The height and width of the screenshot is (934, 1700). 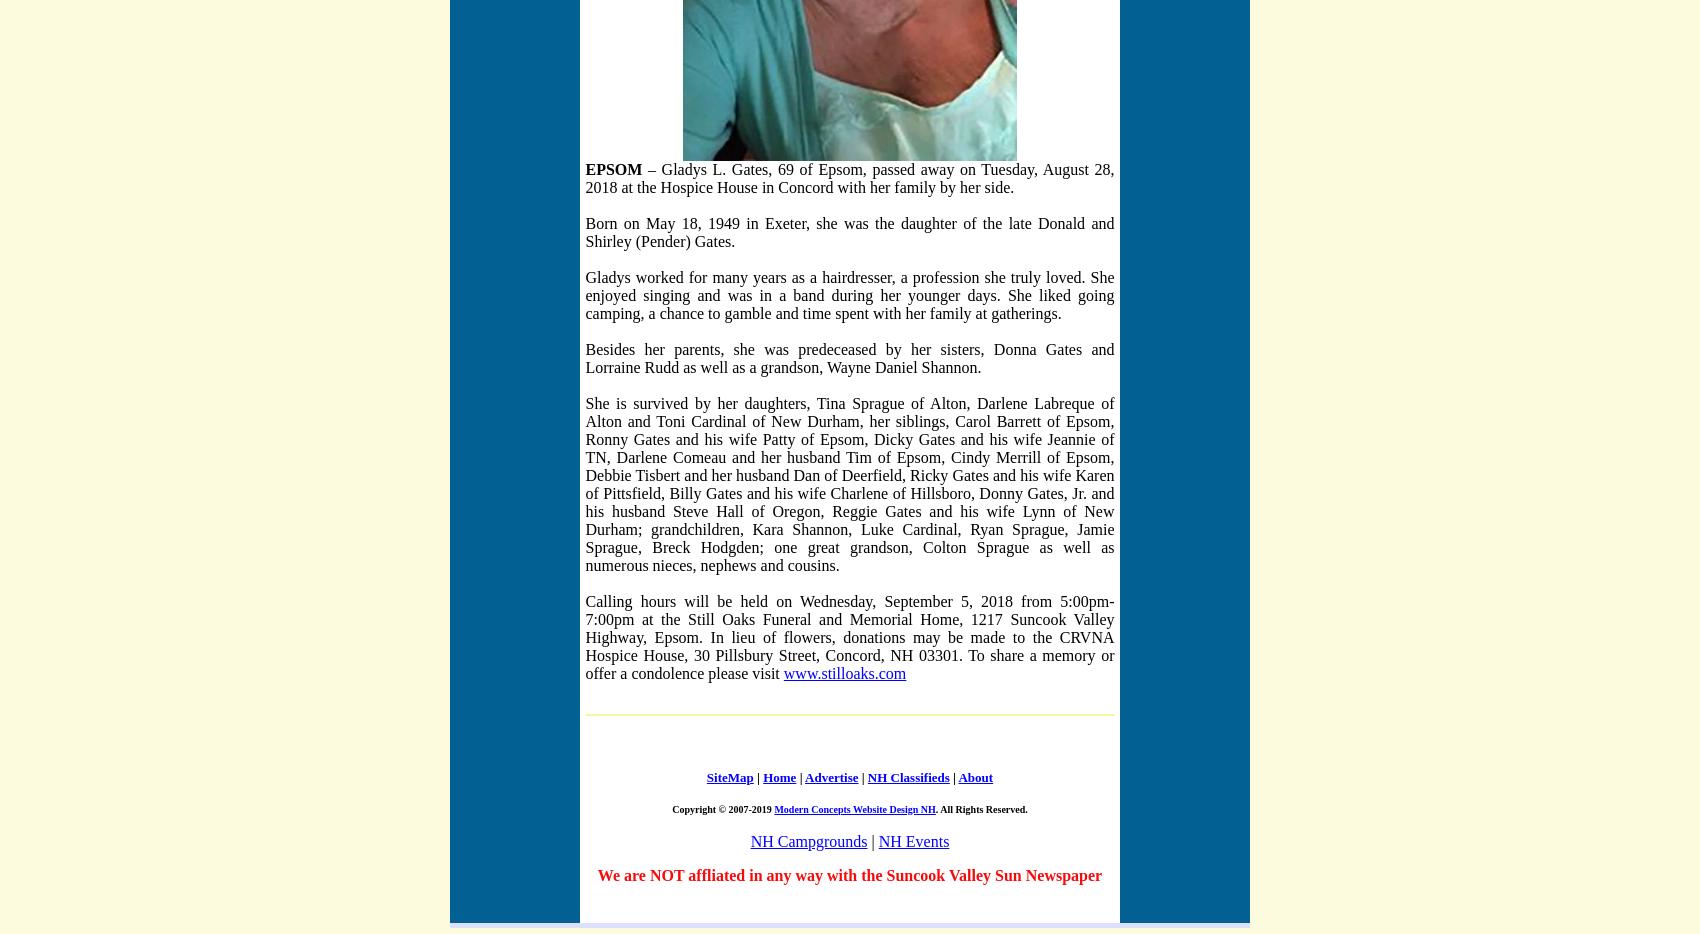 What do you see at coordinates (913, 840) in the screenshot?
I see `'NH
Events'` at bounding box center [913, 840].